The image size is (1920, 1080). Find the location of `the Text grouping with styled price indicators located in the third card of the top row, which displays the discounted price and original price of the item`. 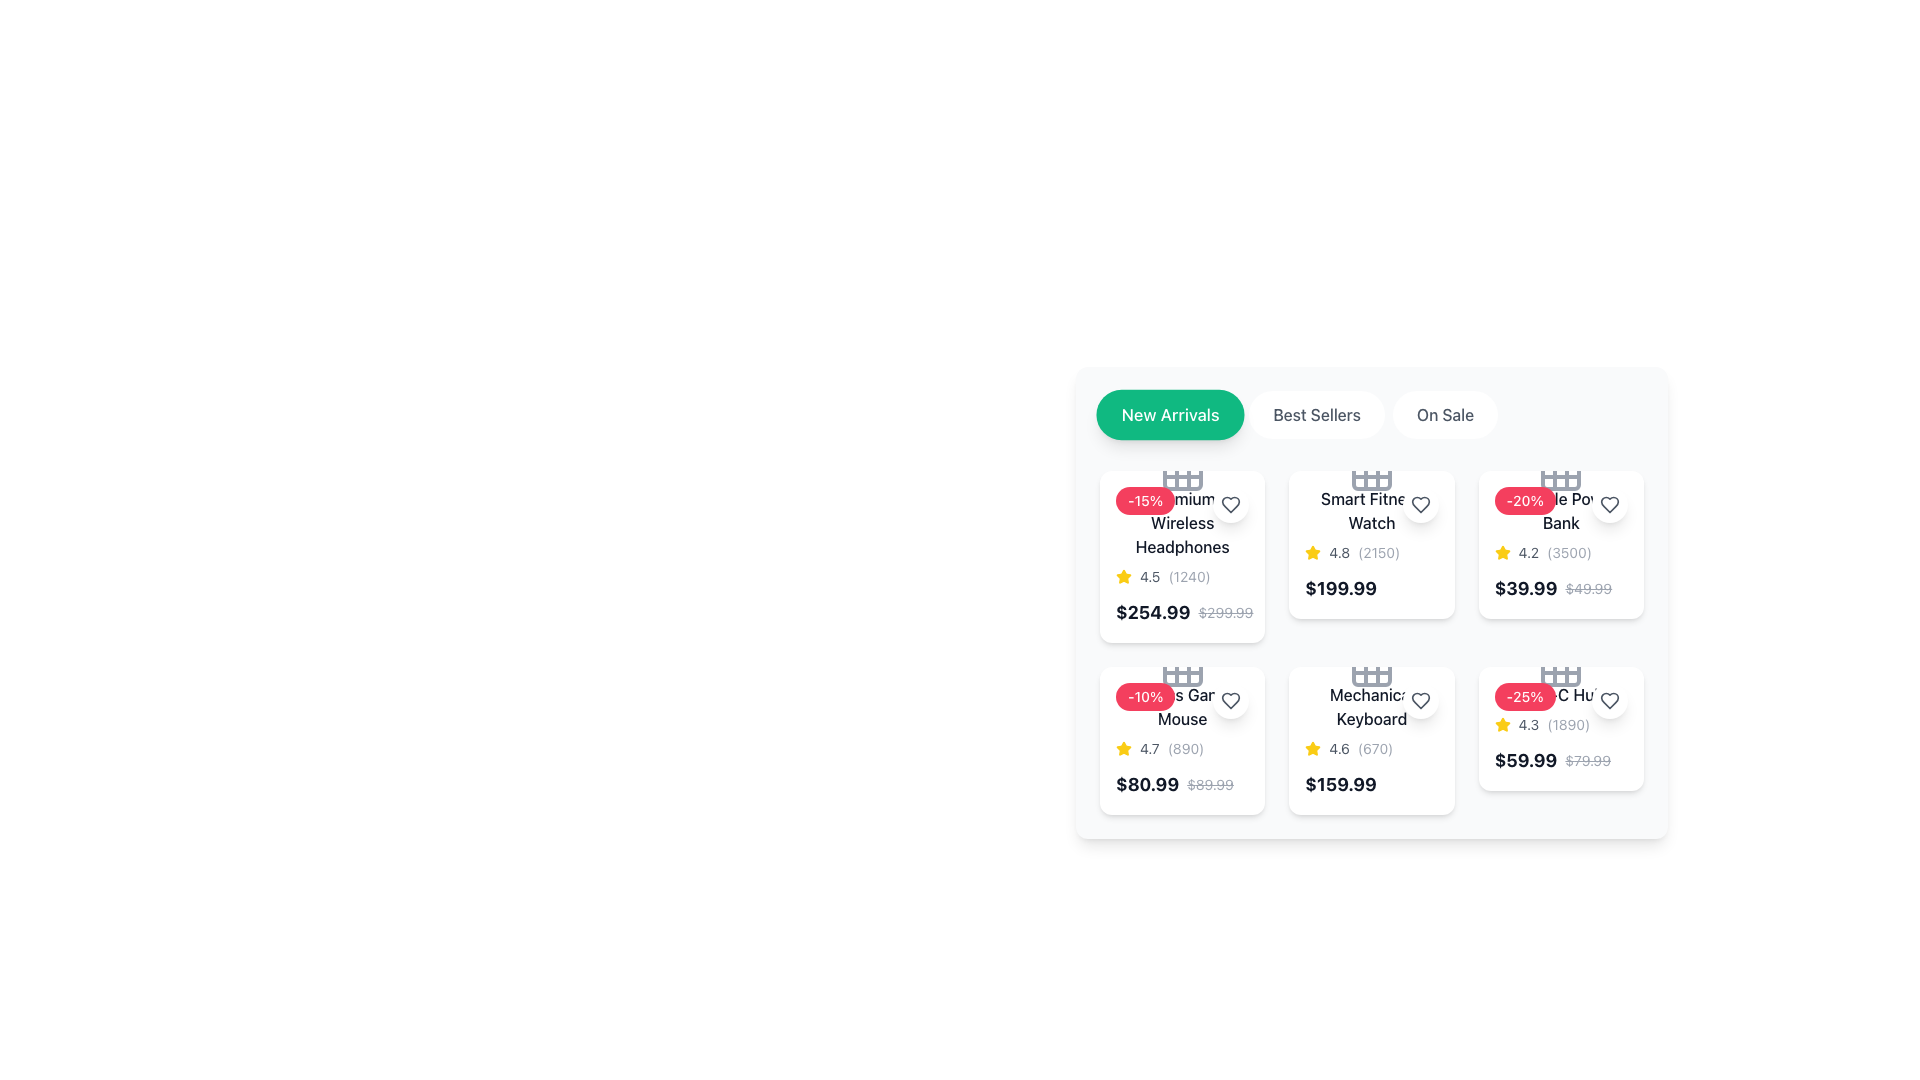

the Text grouping with styled price indicators located in the third card of the top row, which displays the discounted price and original price of the item is located at coordinates (1552, 588).